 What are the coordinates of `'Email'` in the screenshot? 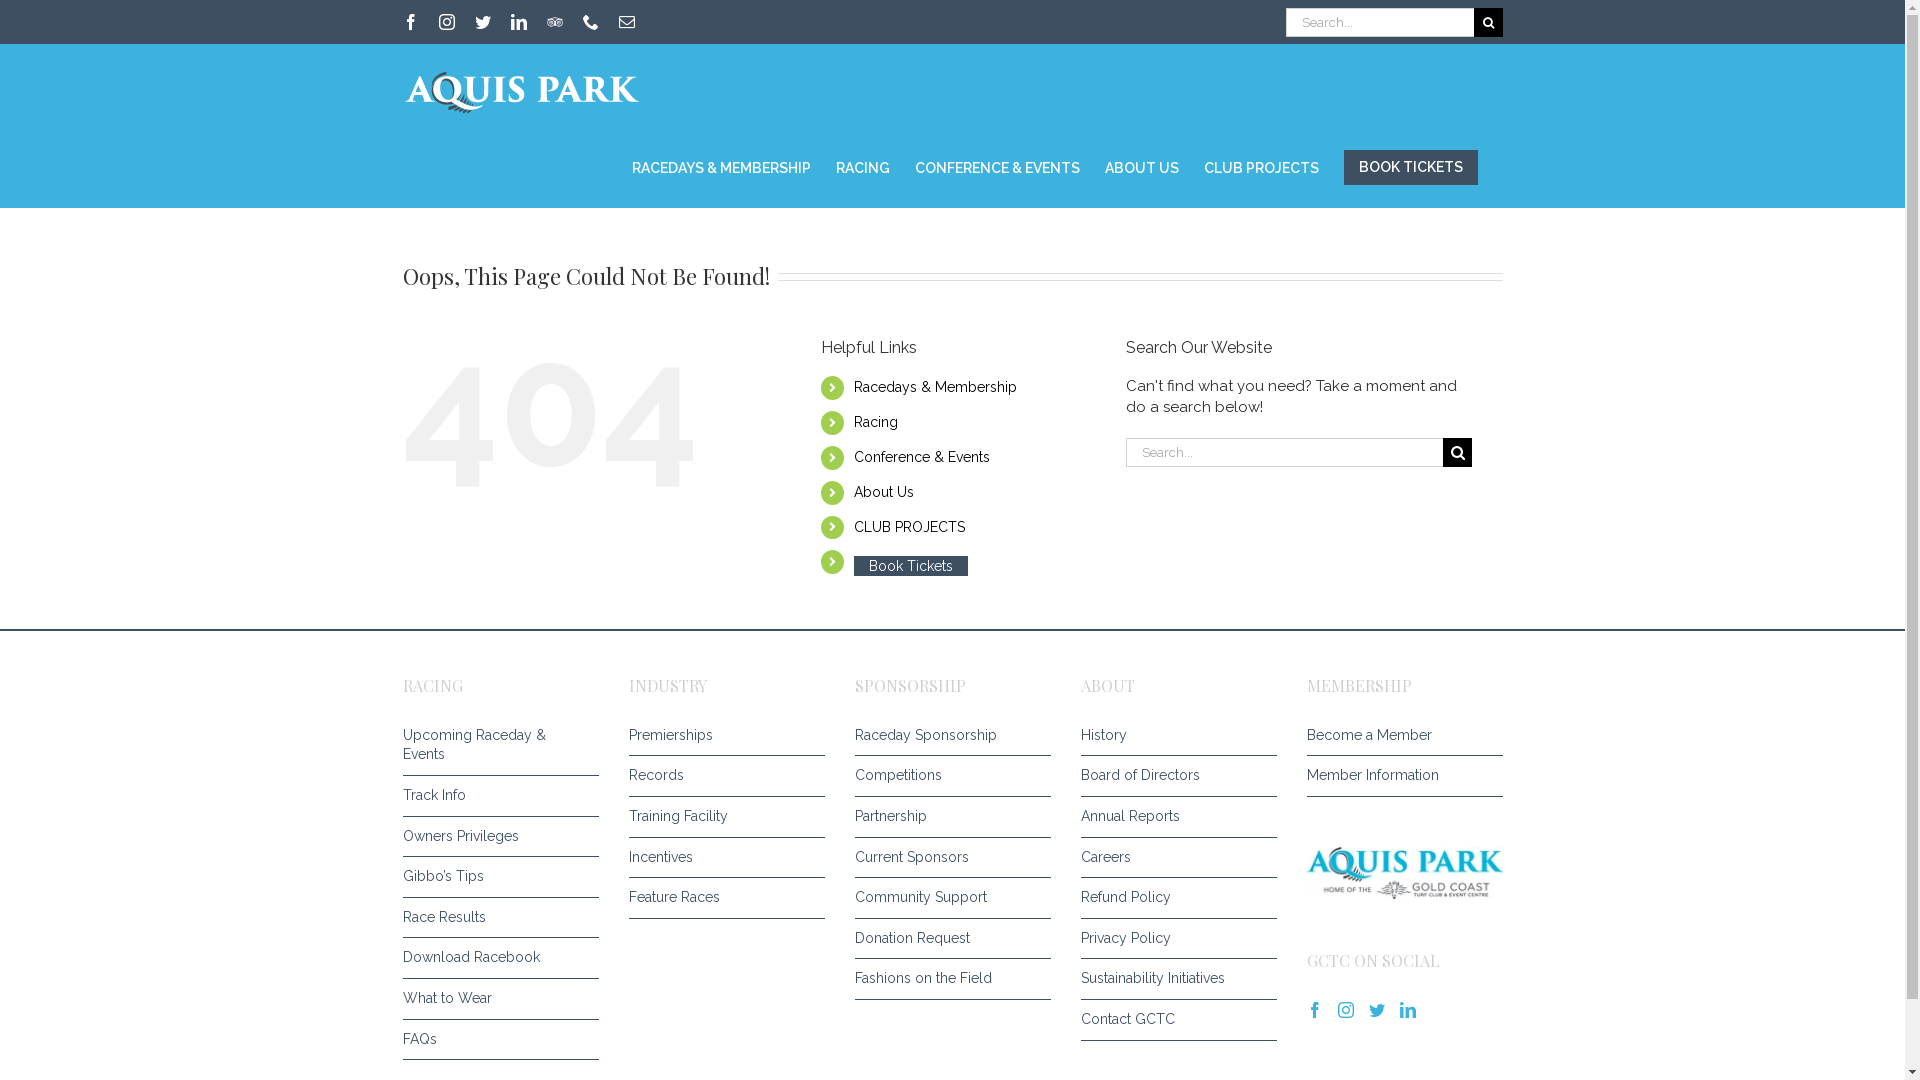 It's located at (624, 22).